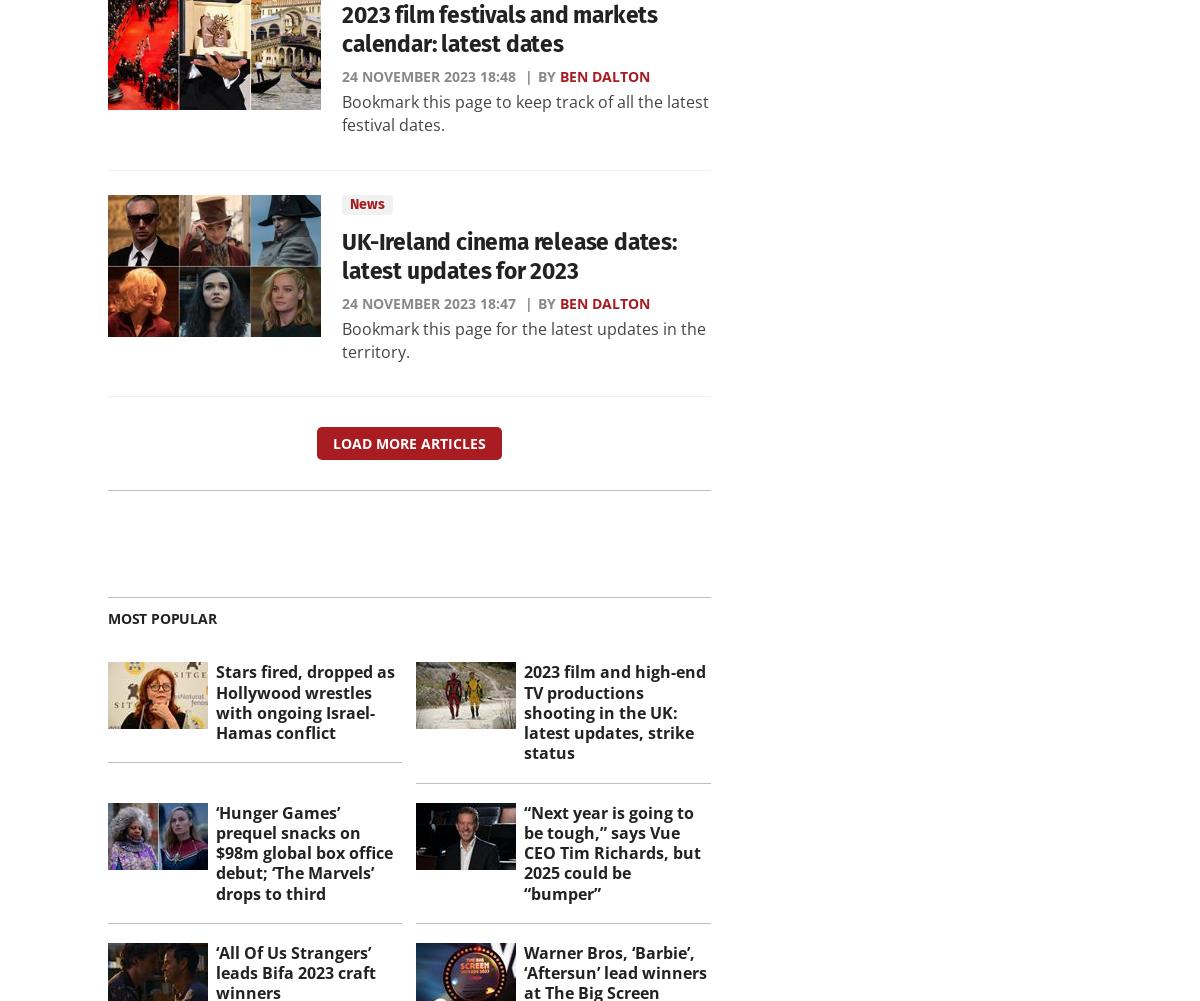 The height and width of the screenshot is (1001, 1200). I want to click on '24 November 2023 18:48', so click(429, 74).